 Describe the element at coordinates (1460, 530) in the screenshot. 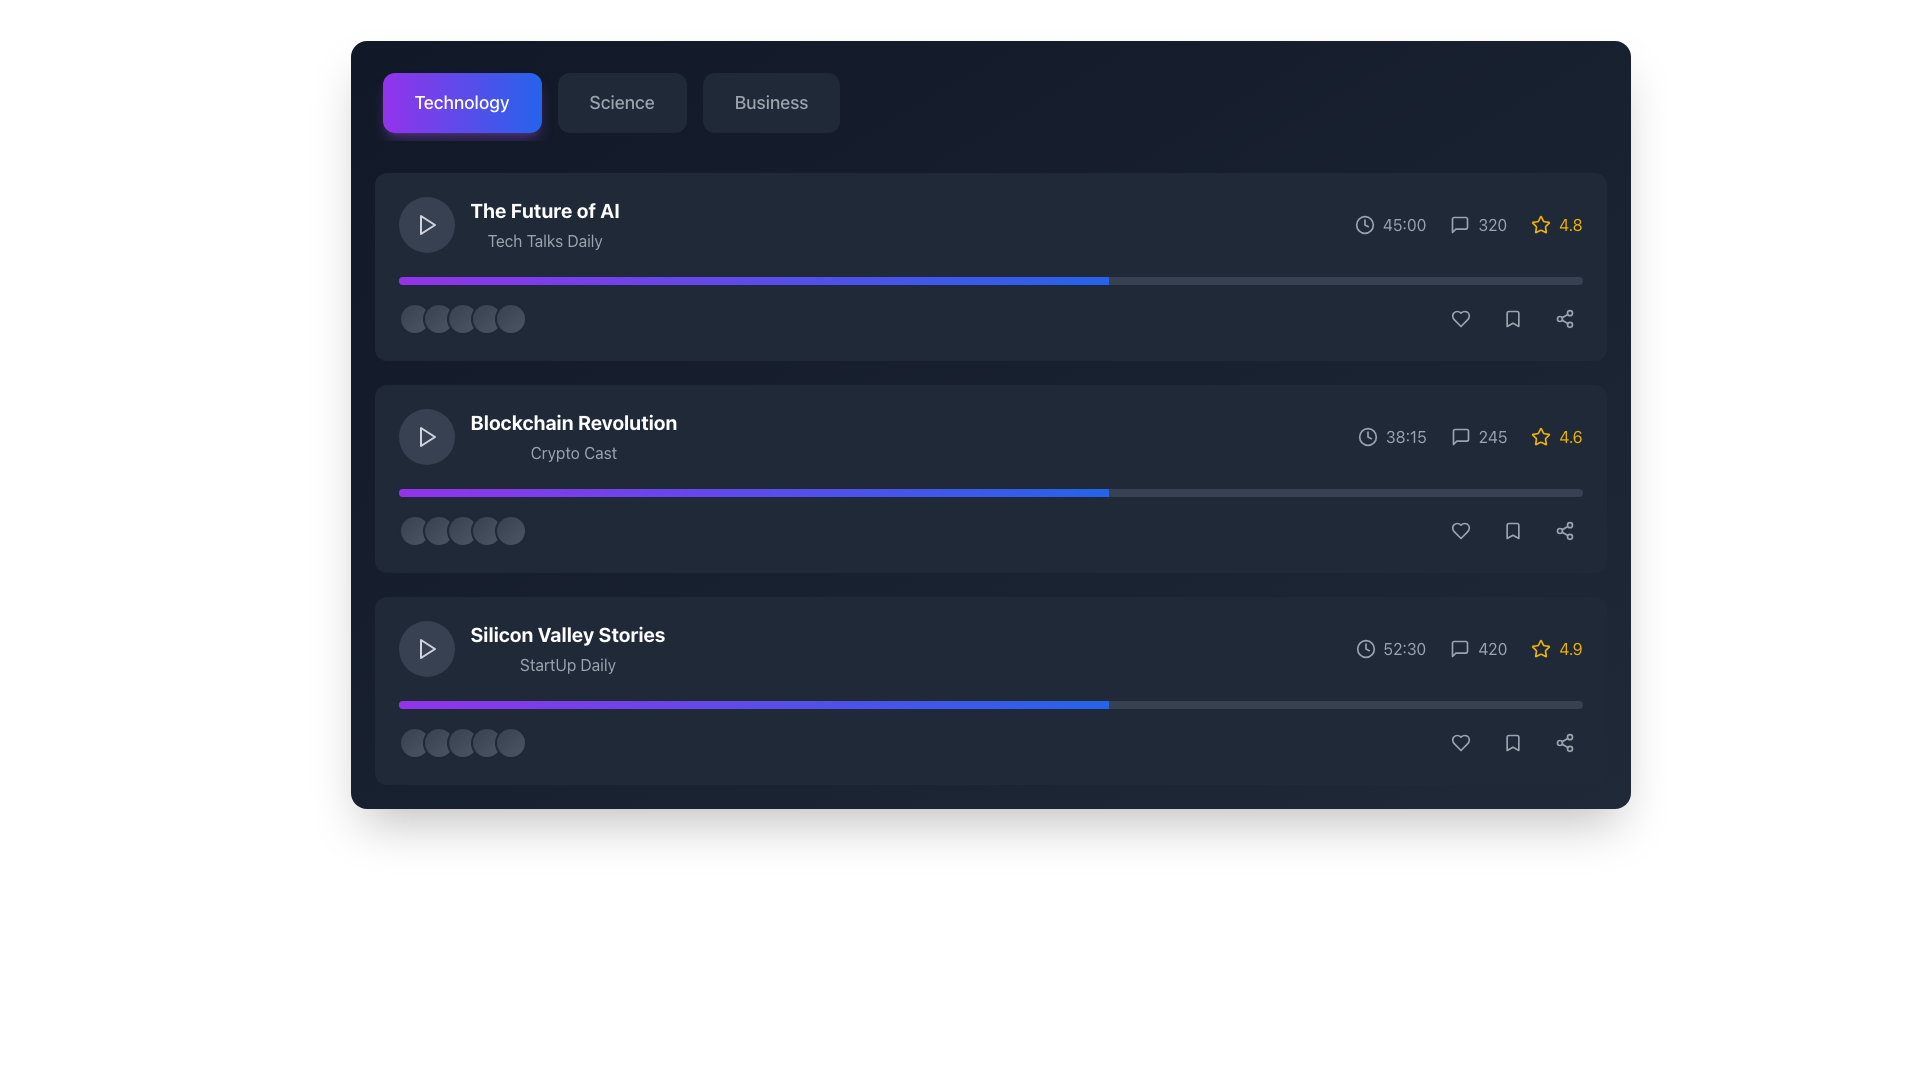

I see `the 'like' button located to the right of the interaction panel for the podcast titled 'Blockchain Revolution'` at that location.